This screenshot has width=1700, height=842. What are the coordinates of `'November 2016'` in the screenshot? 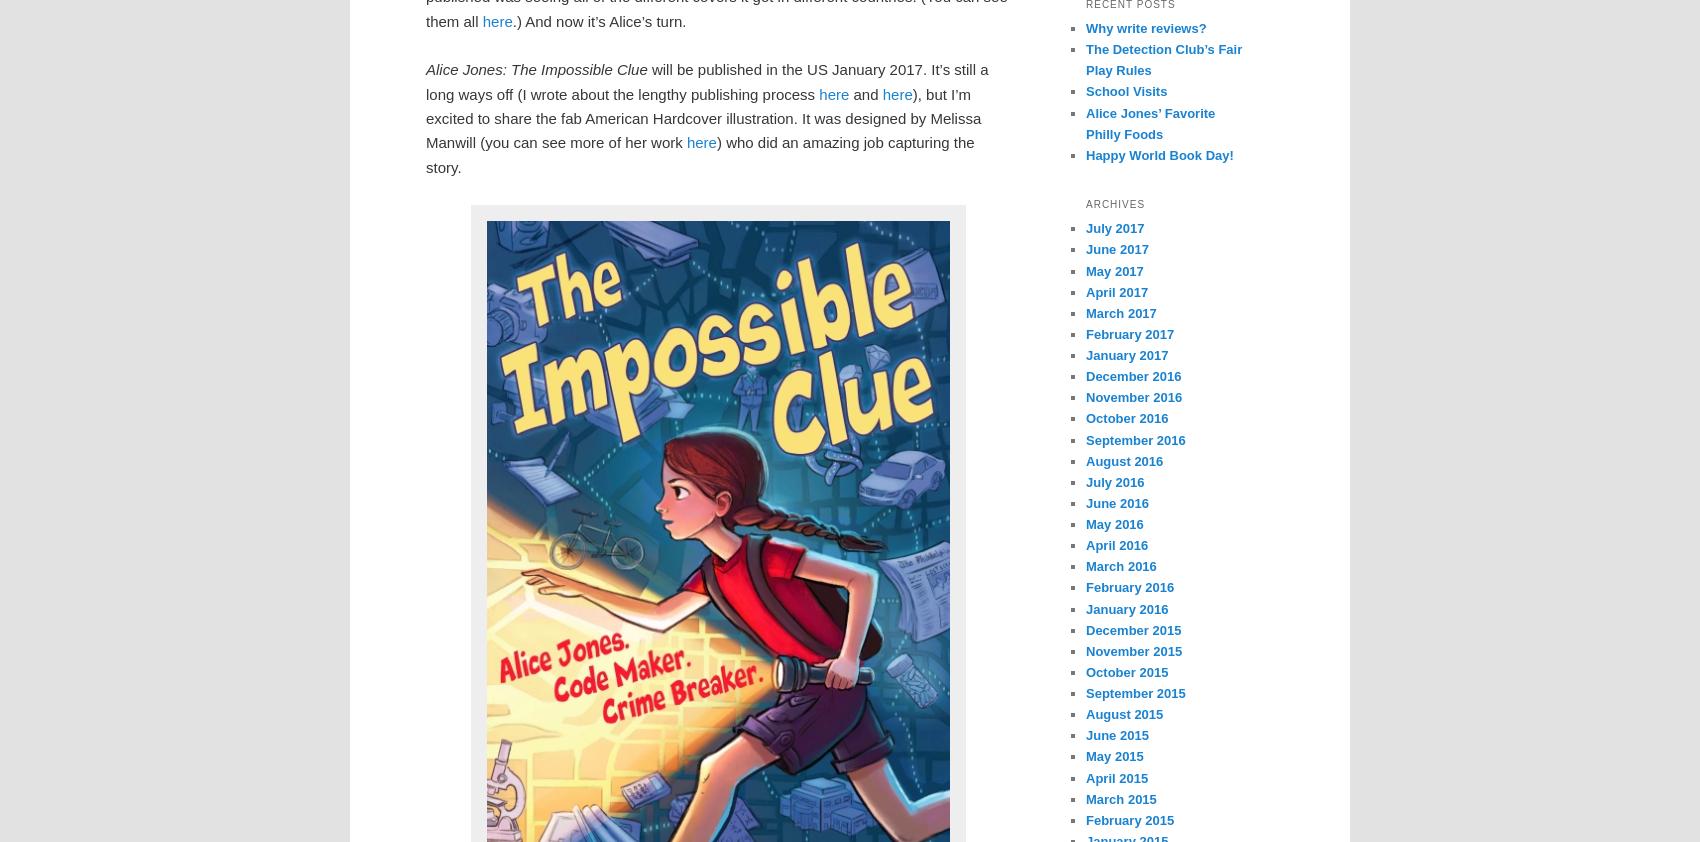 It's located at (1134, 397).